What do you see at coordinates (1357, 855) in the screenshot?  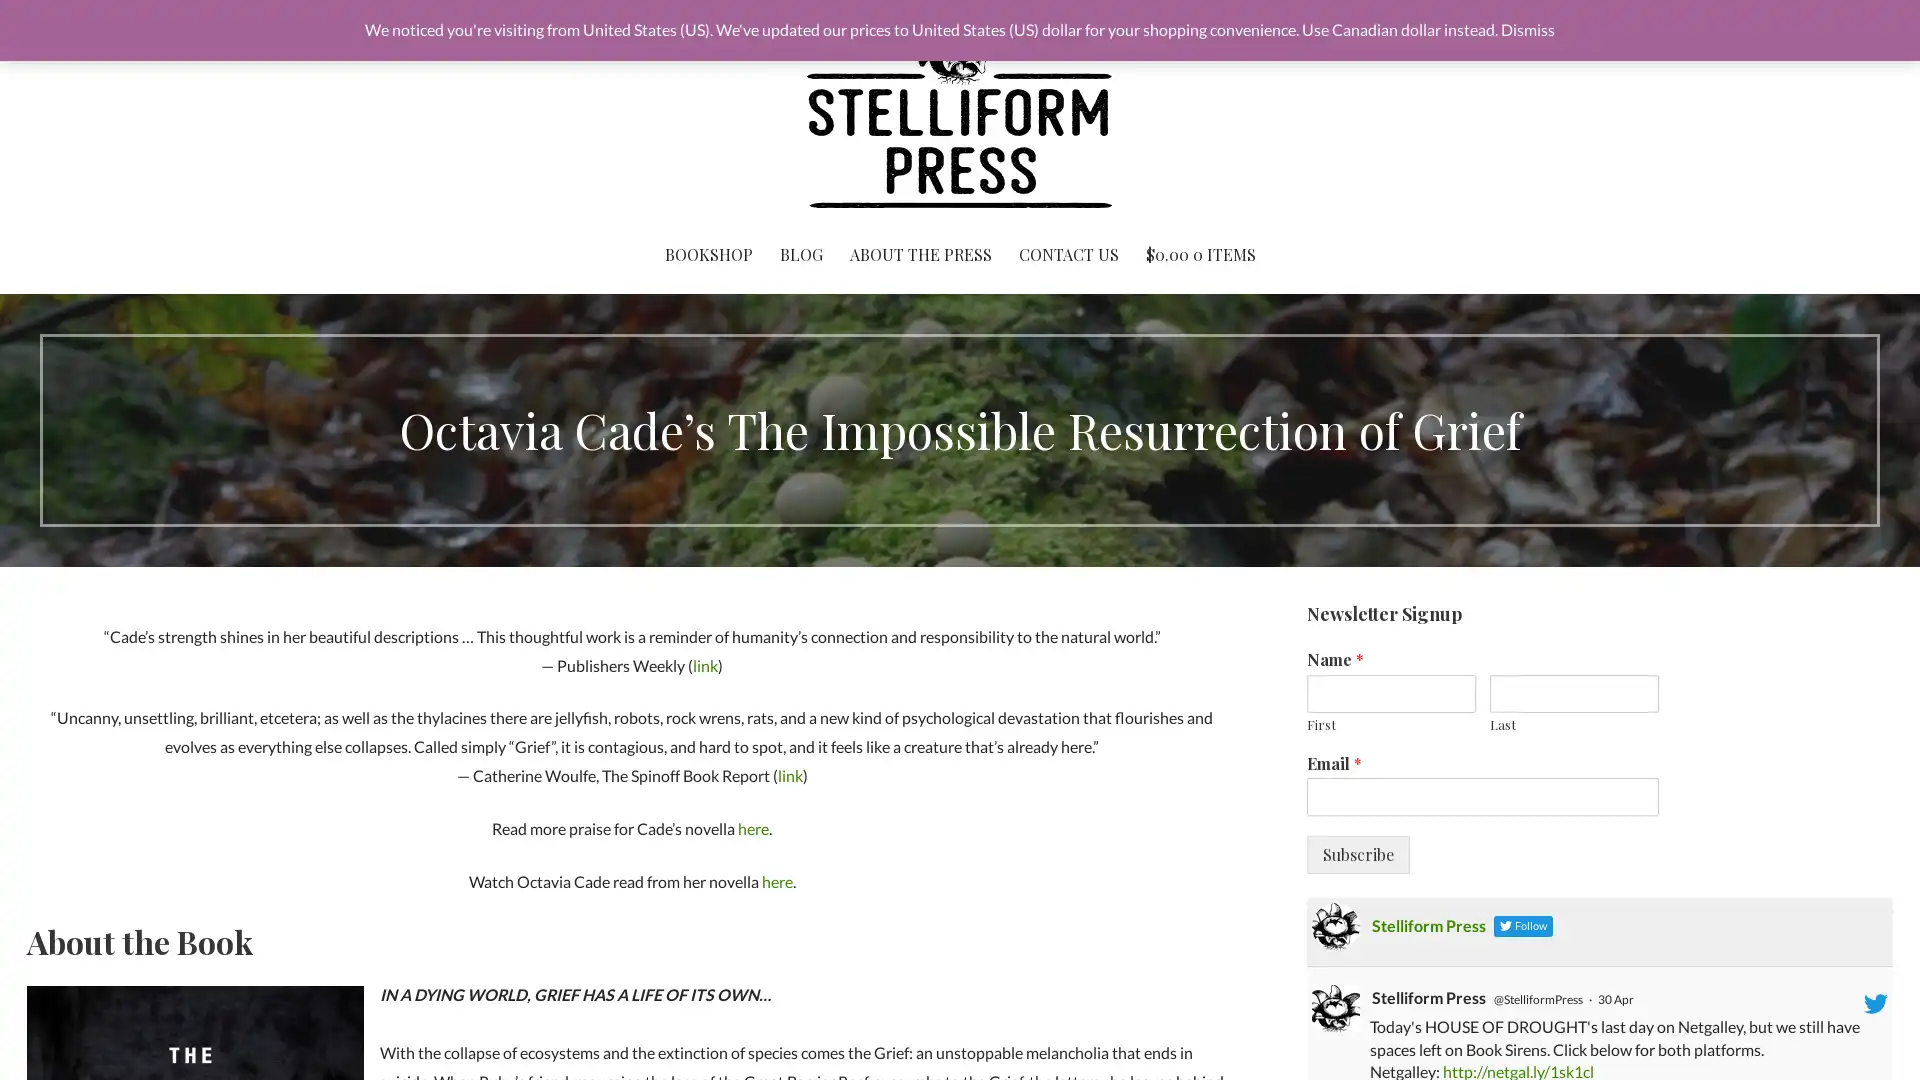 I see `Subscribe` at bounding box center [1357, 855].